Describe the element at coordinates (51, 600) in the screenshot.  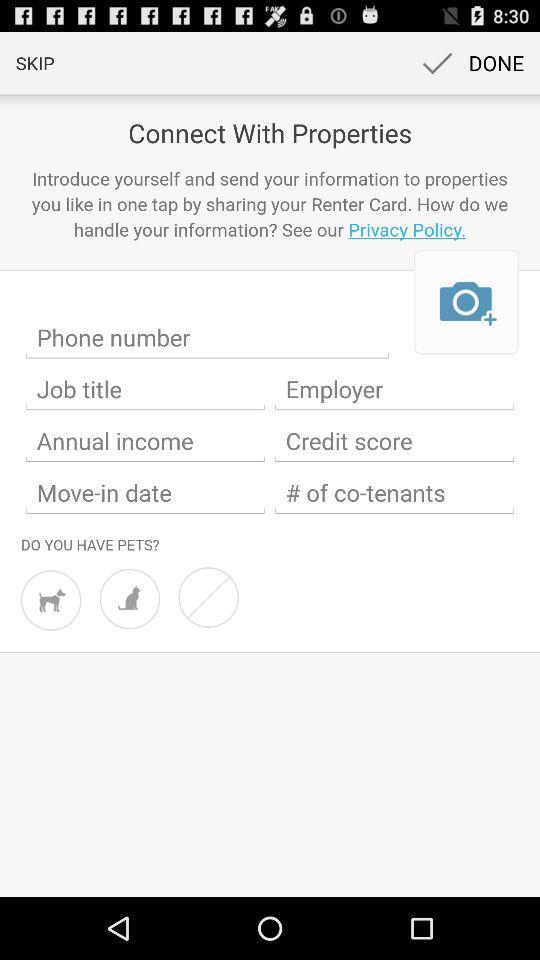
I see `mark a dog as a pet` at that location.